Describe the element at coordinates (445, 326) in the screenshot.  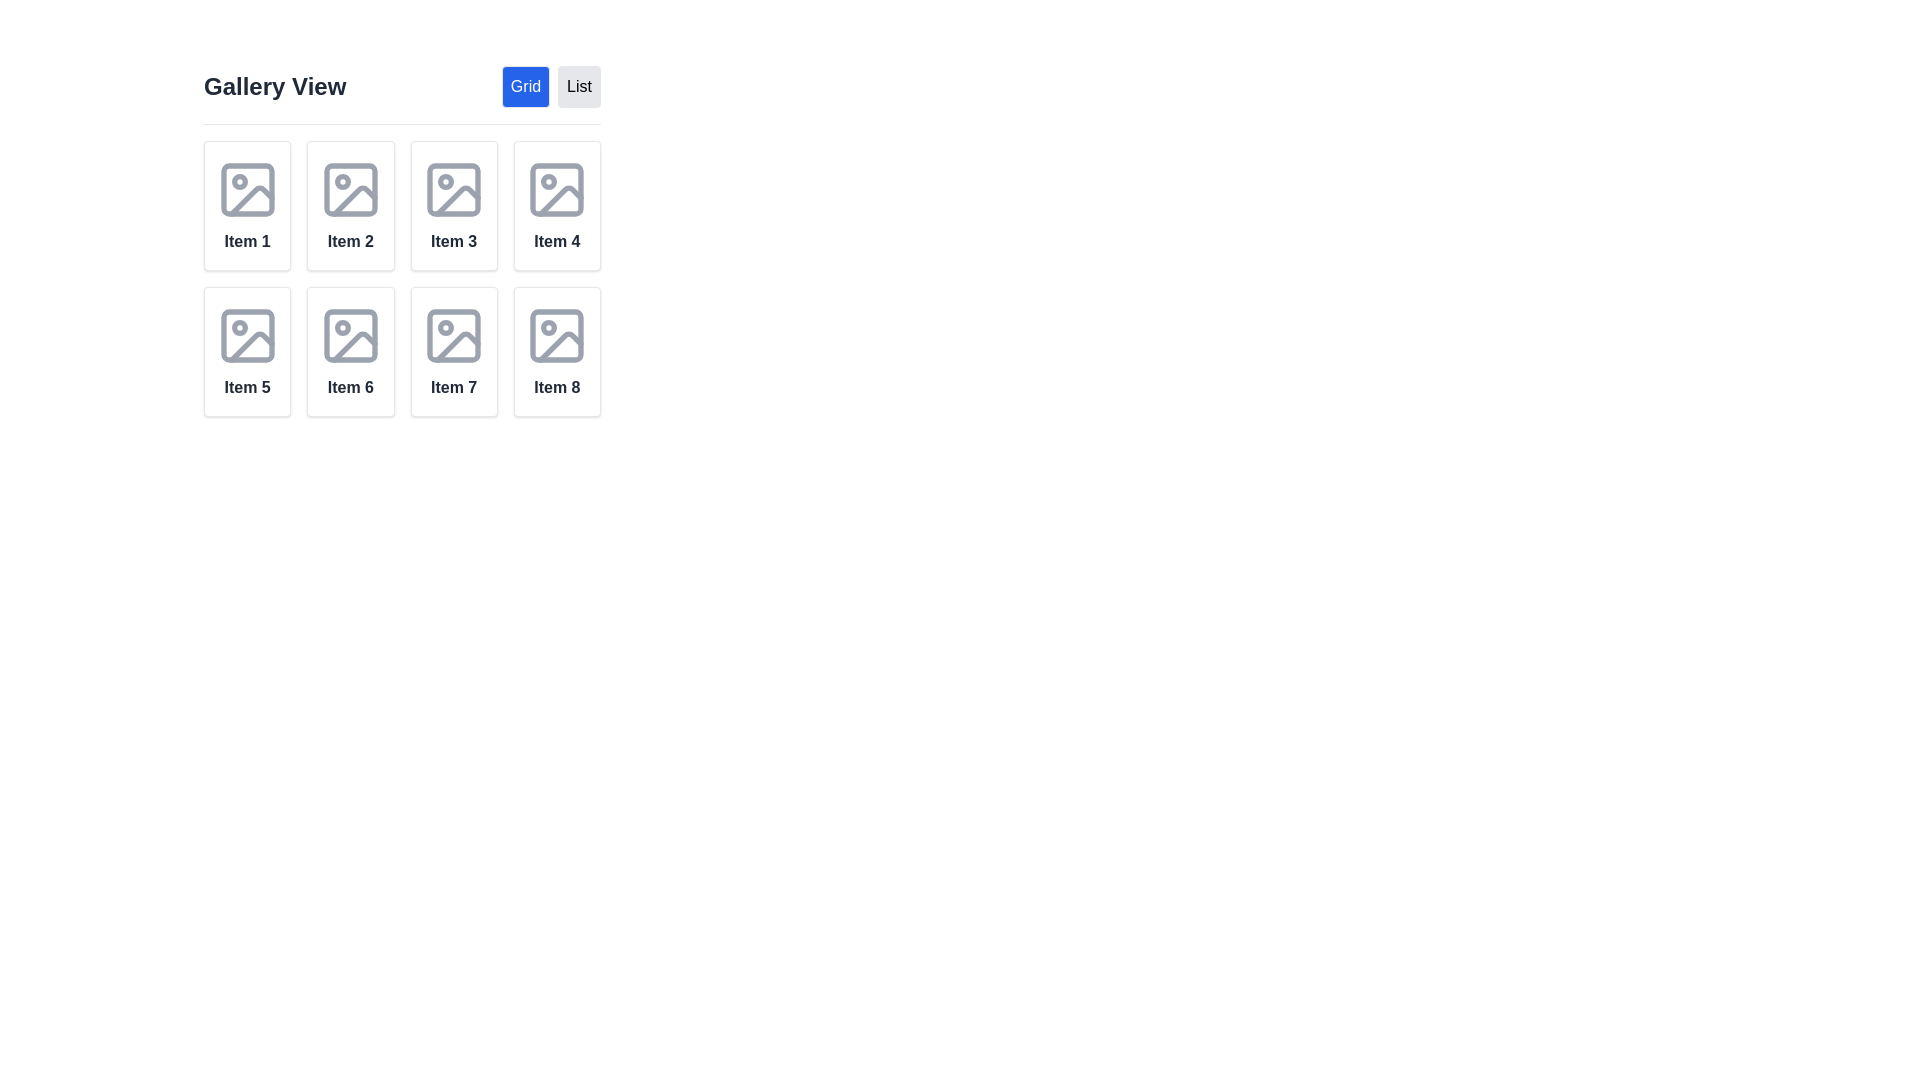
I see `the circular indicator located inside the seventh grid item in the bottom row of a 2x4 grid layout, which is part of the card labeled 'Item 7'` at that location.